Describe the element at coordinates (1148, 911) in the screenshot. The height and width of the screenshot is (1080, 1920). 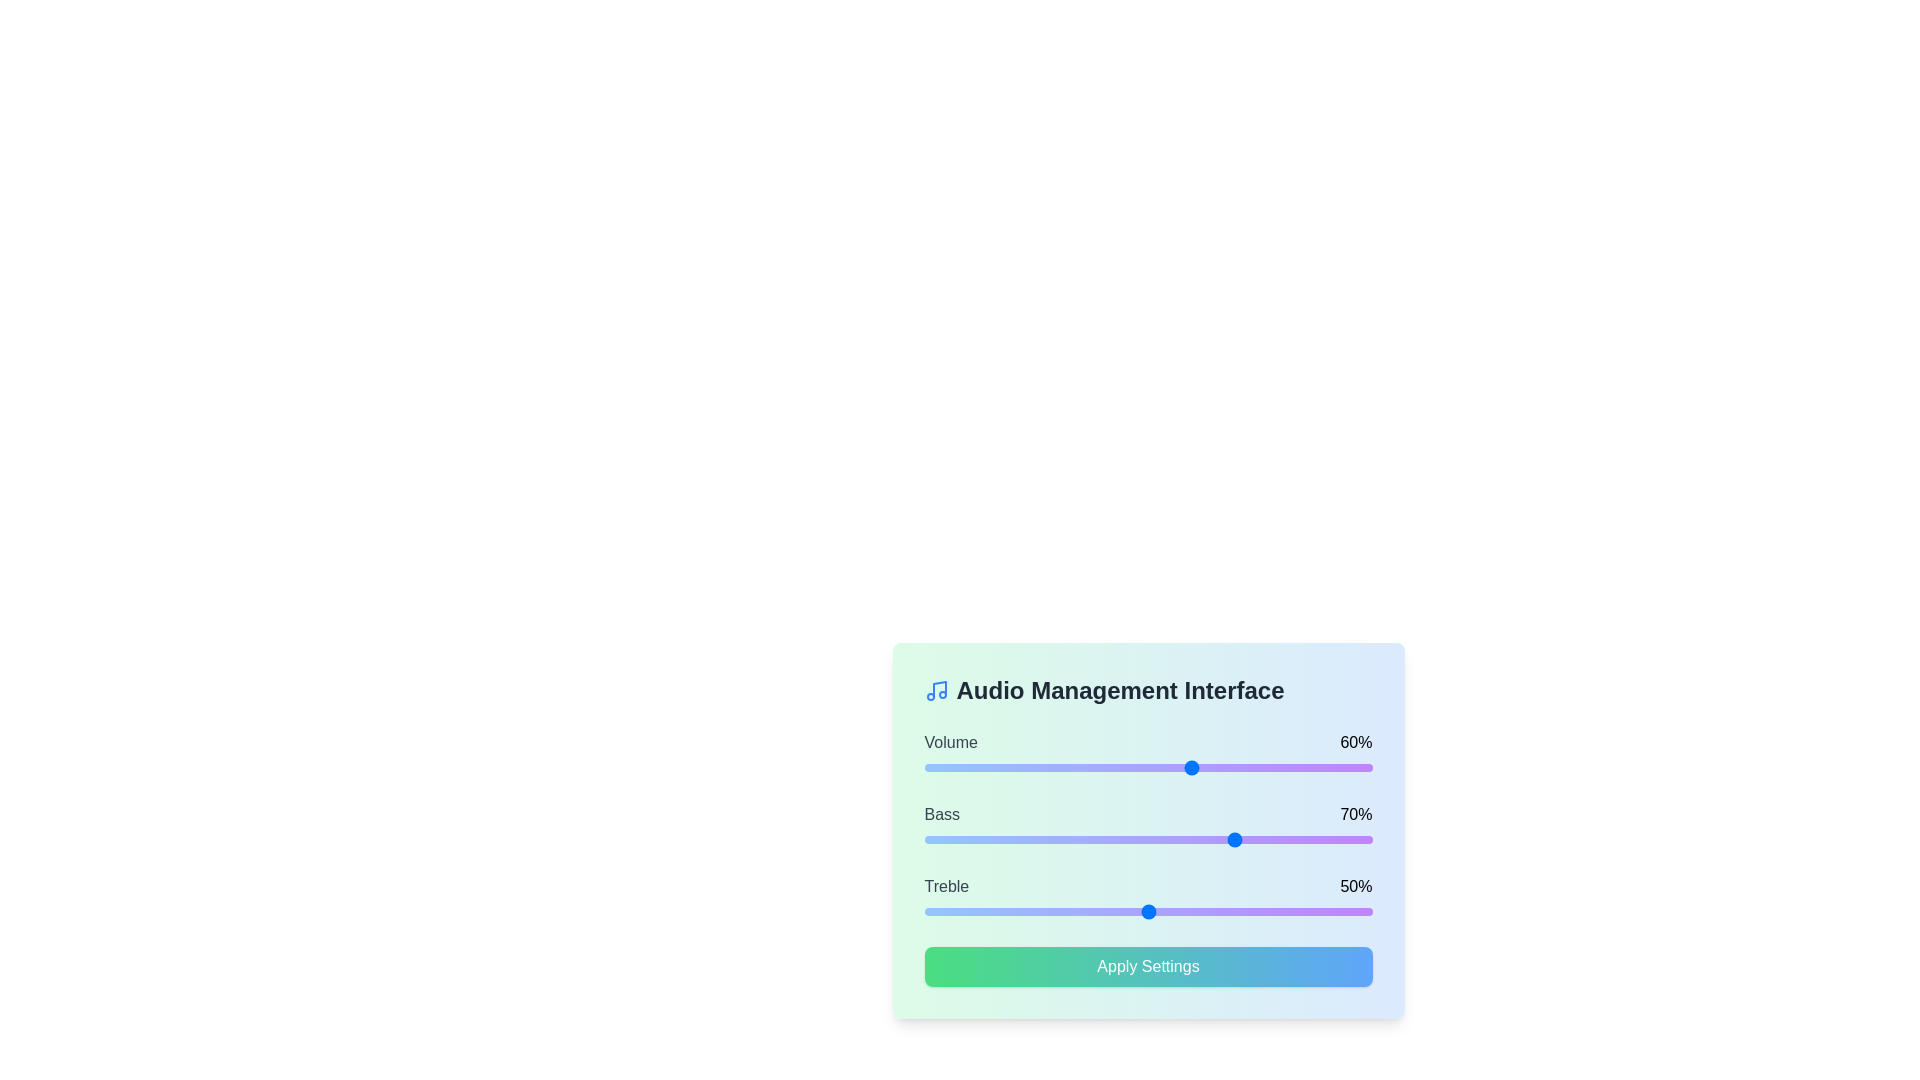
I see `the treble level` at that location.